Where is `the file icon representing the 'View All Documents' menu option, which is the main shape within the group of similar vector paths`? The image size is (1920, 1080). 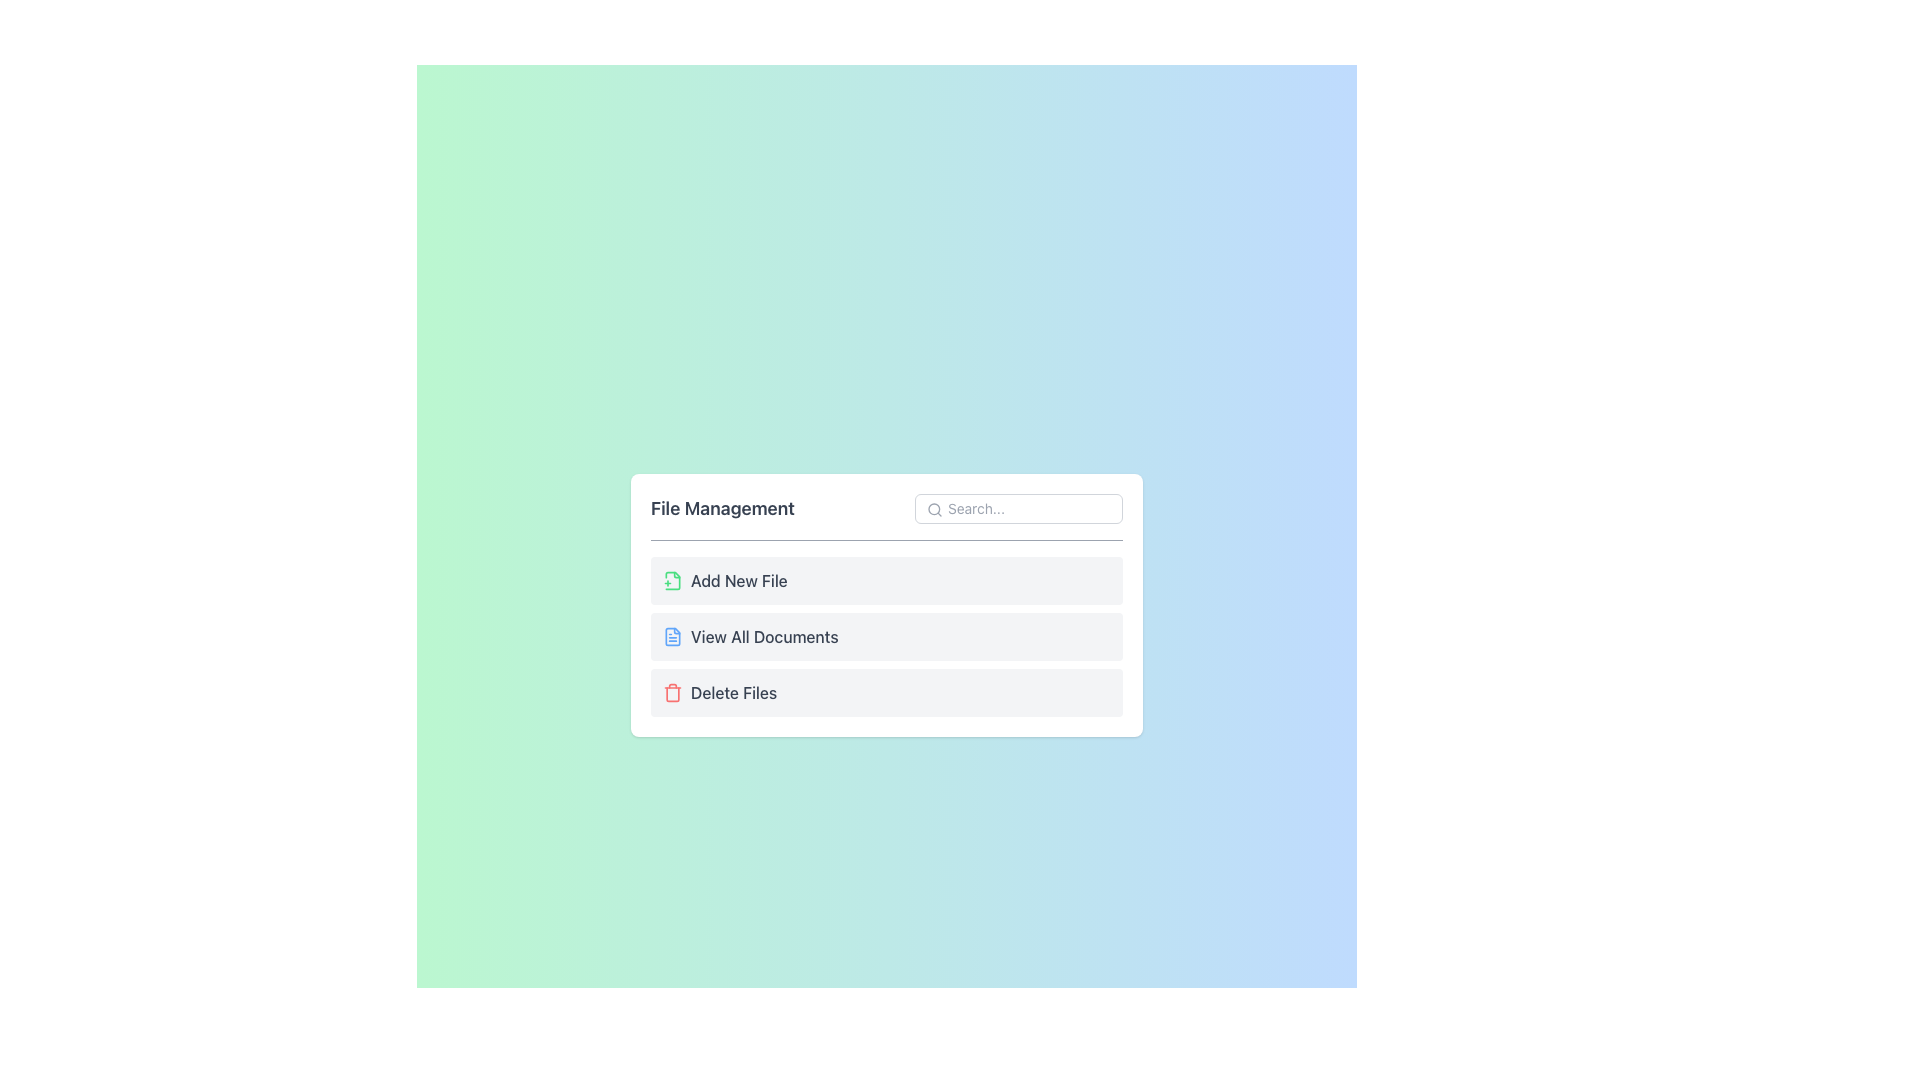 the file icon representing the 'View All Documents' menu option, which is the main shape within the group of similar vector paths is located at coordinates (672, 636).